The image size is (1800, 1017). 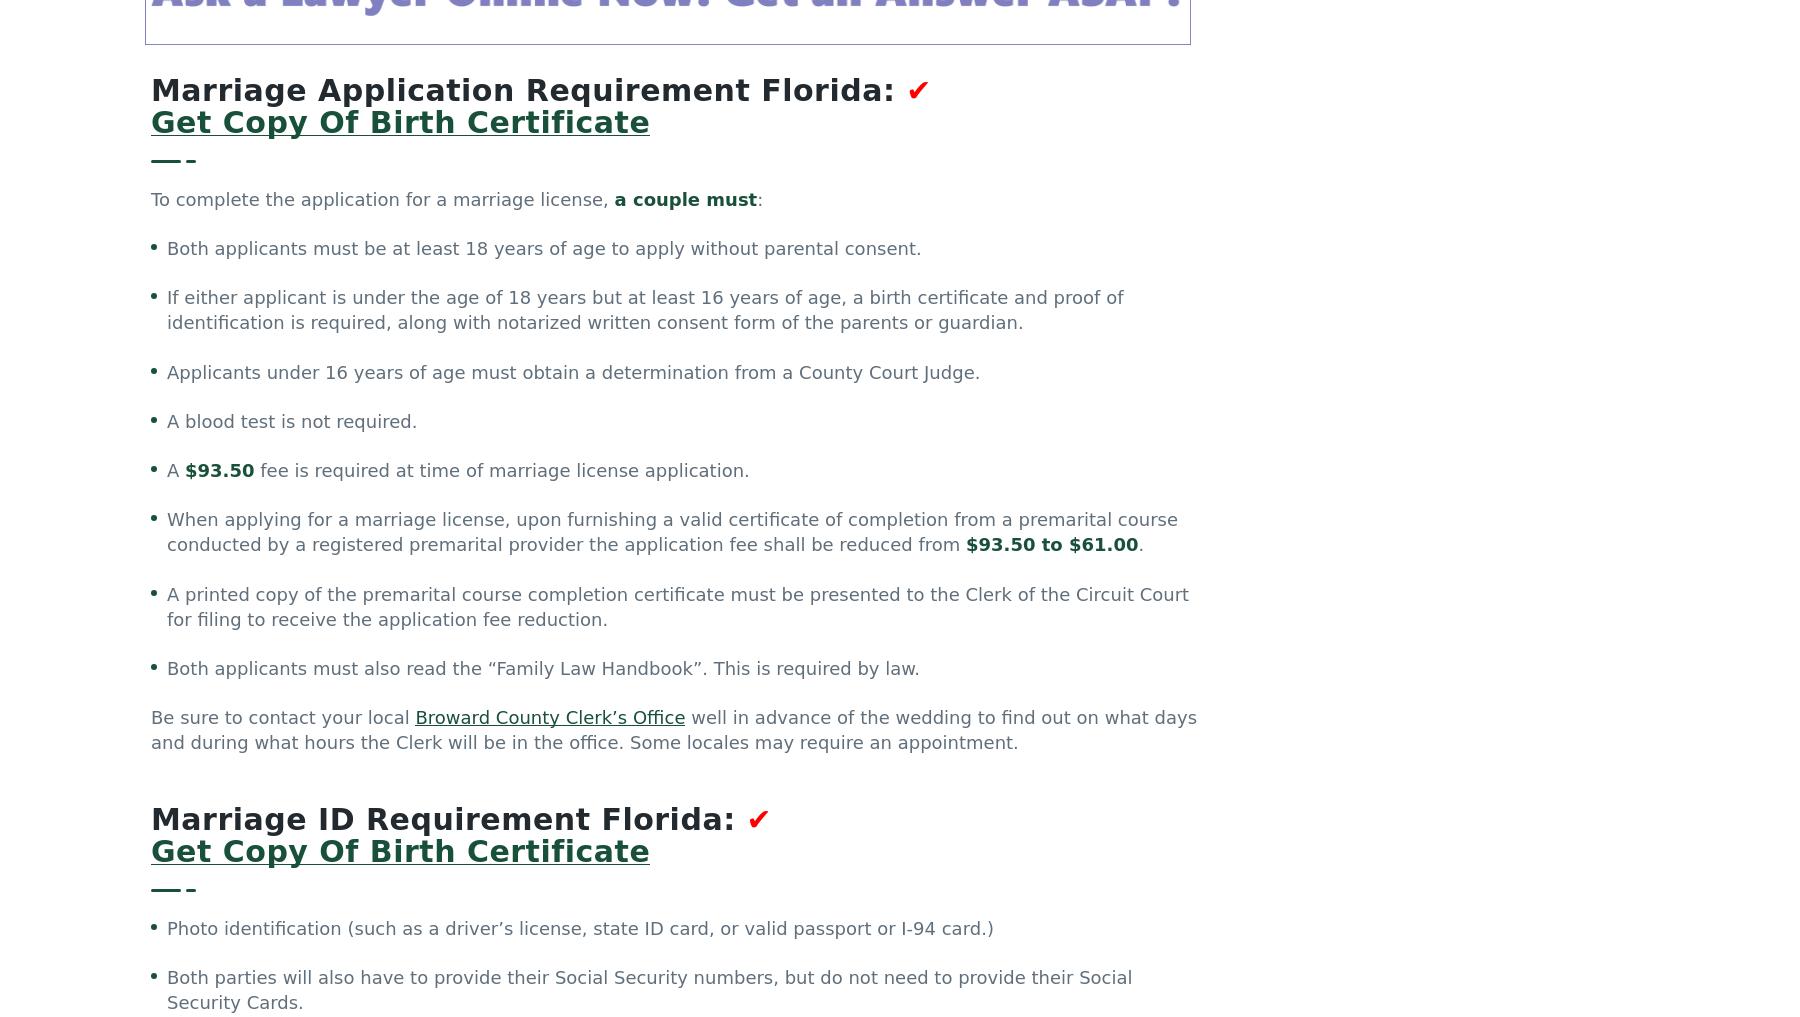 What do you see at coordinates (1140, 548) in the screenshot?
I see `'.'` at bounding box center [1140, 548].